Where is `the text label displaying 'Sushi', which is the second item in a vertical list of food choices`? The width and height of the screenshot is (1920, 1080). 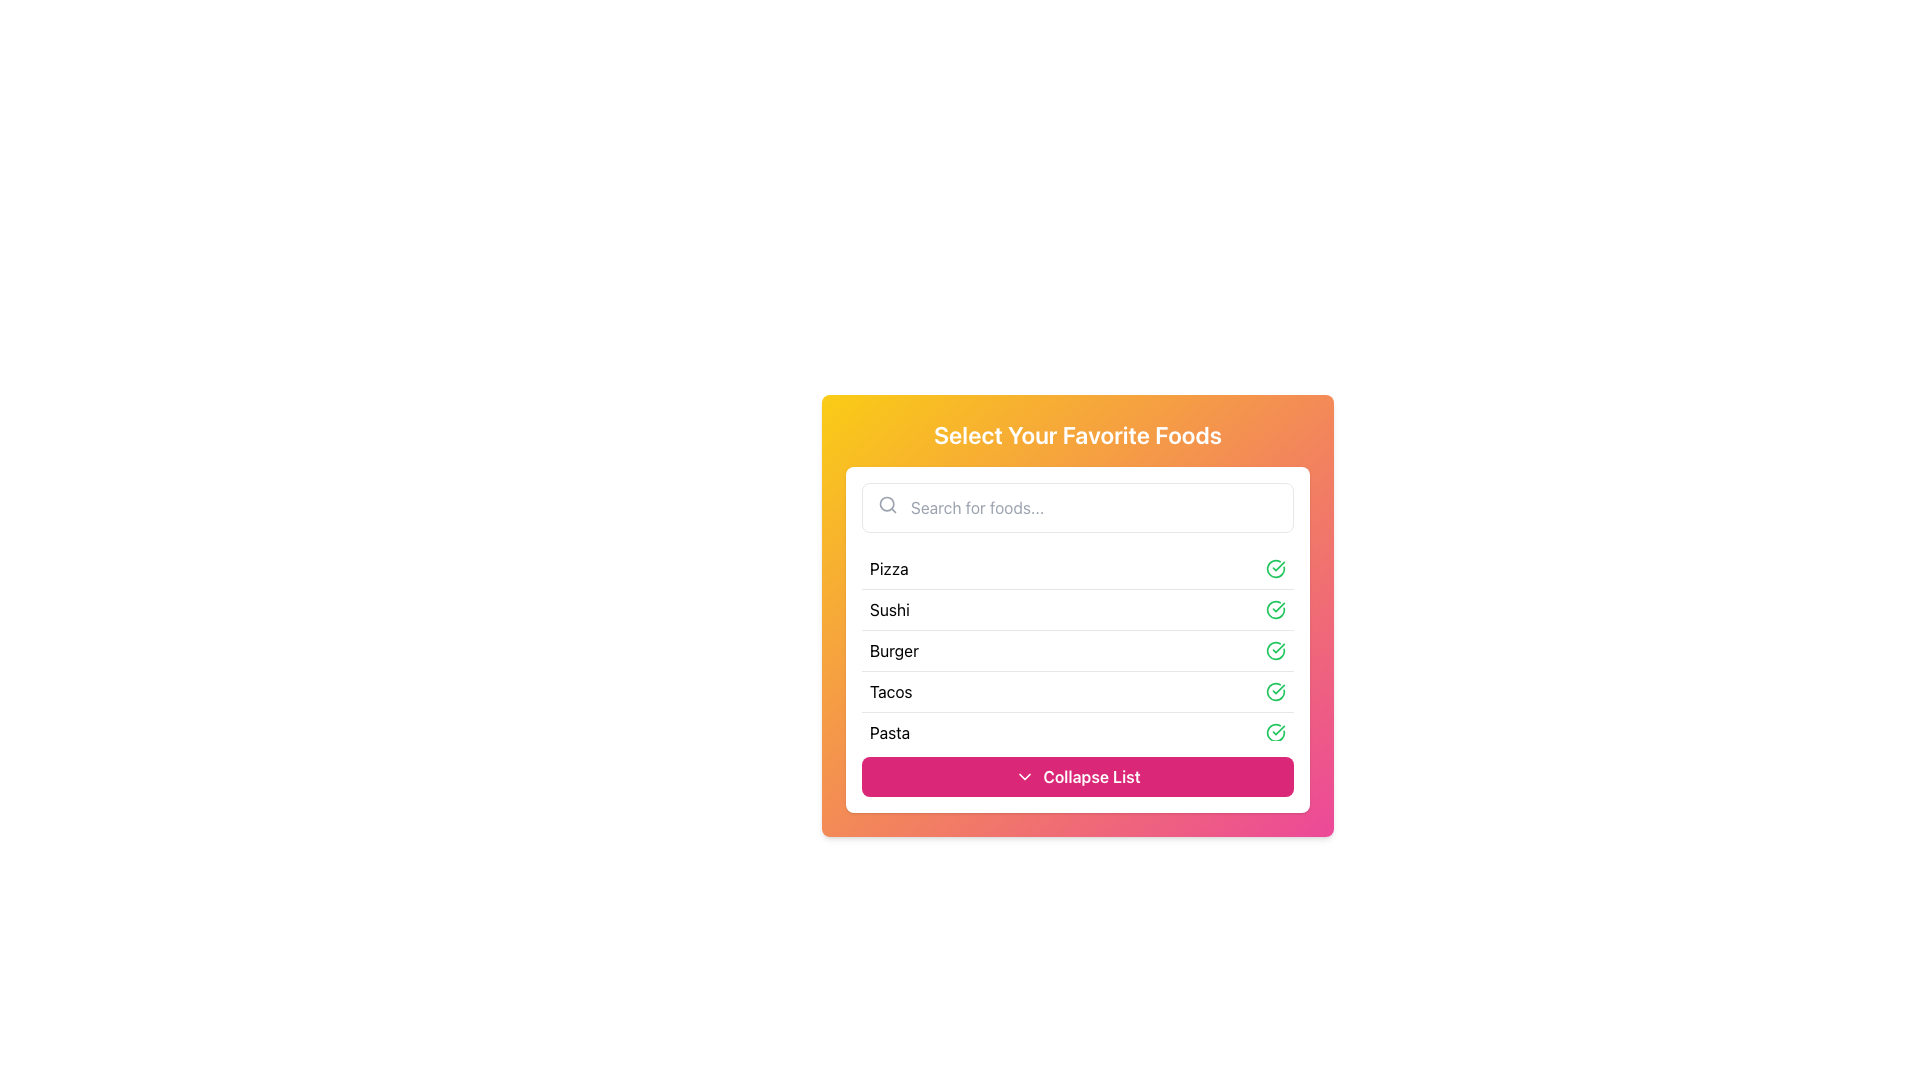
the text label displaying 'Sushi', which is the second item in a vertical list of food choices is located at coordinates (888, 608).